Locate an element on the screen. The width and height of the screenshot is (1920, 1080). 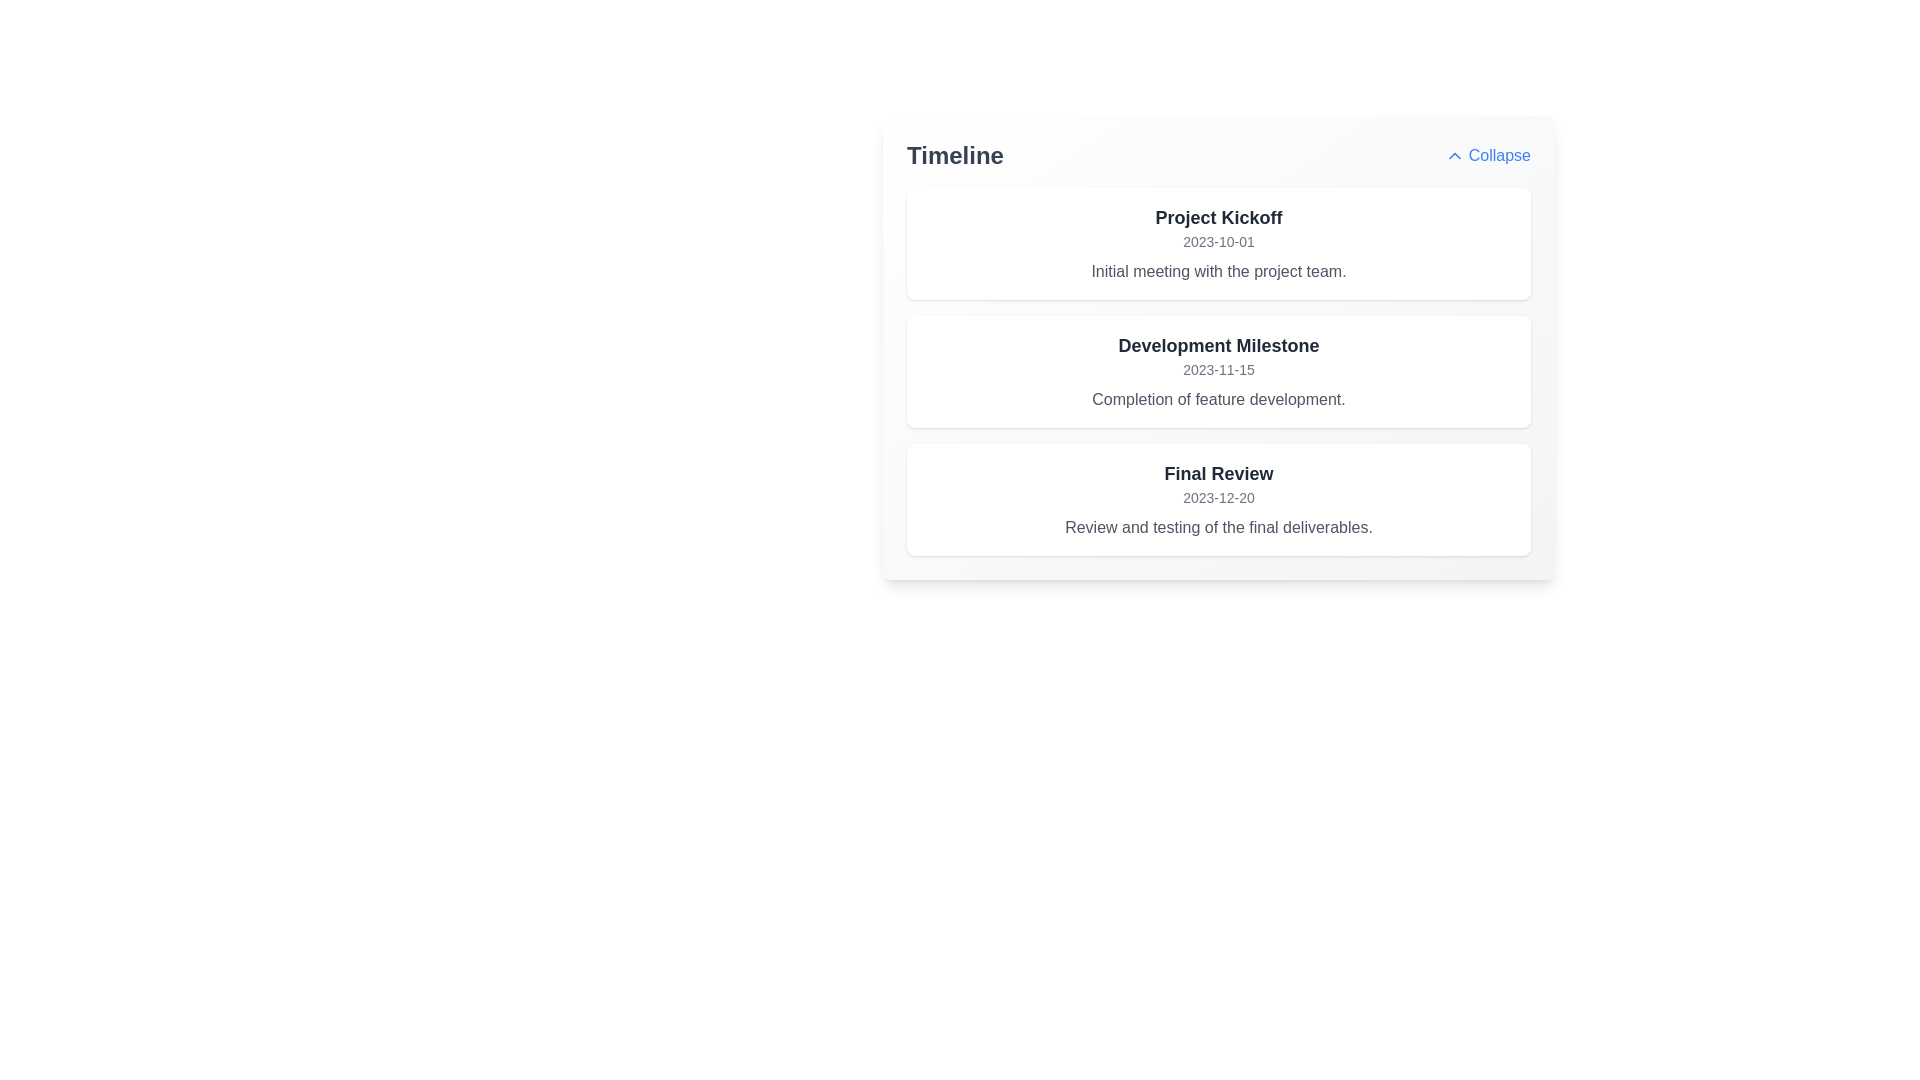
date label text indicating the time associated with the event 'Project Kickoff', located beneath the title 'Project Kickoff' and above the description text 'Initial meeting with the project team' is located at coordinates (1218, 241).